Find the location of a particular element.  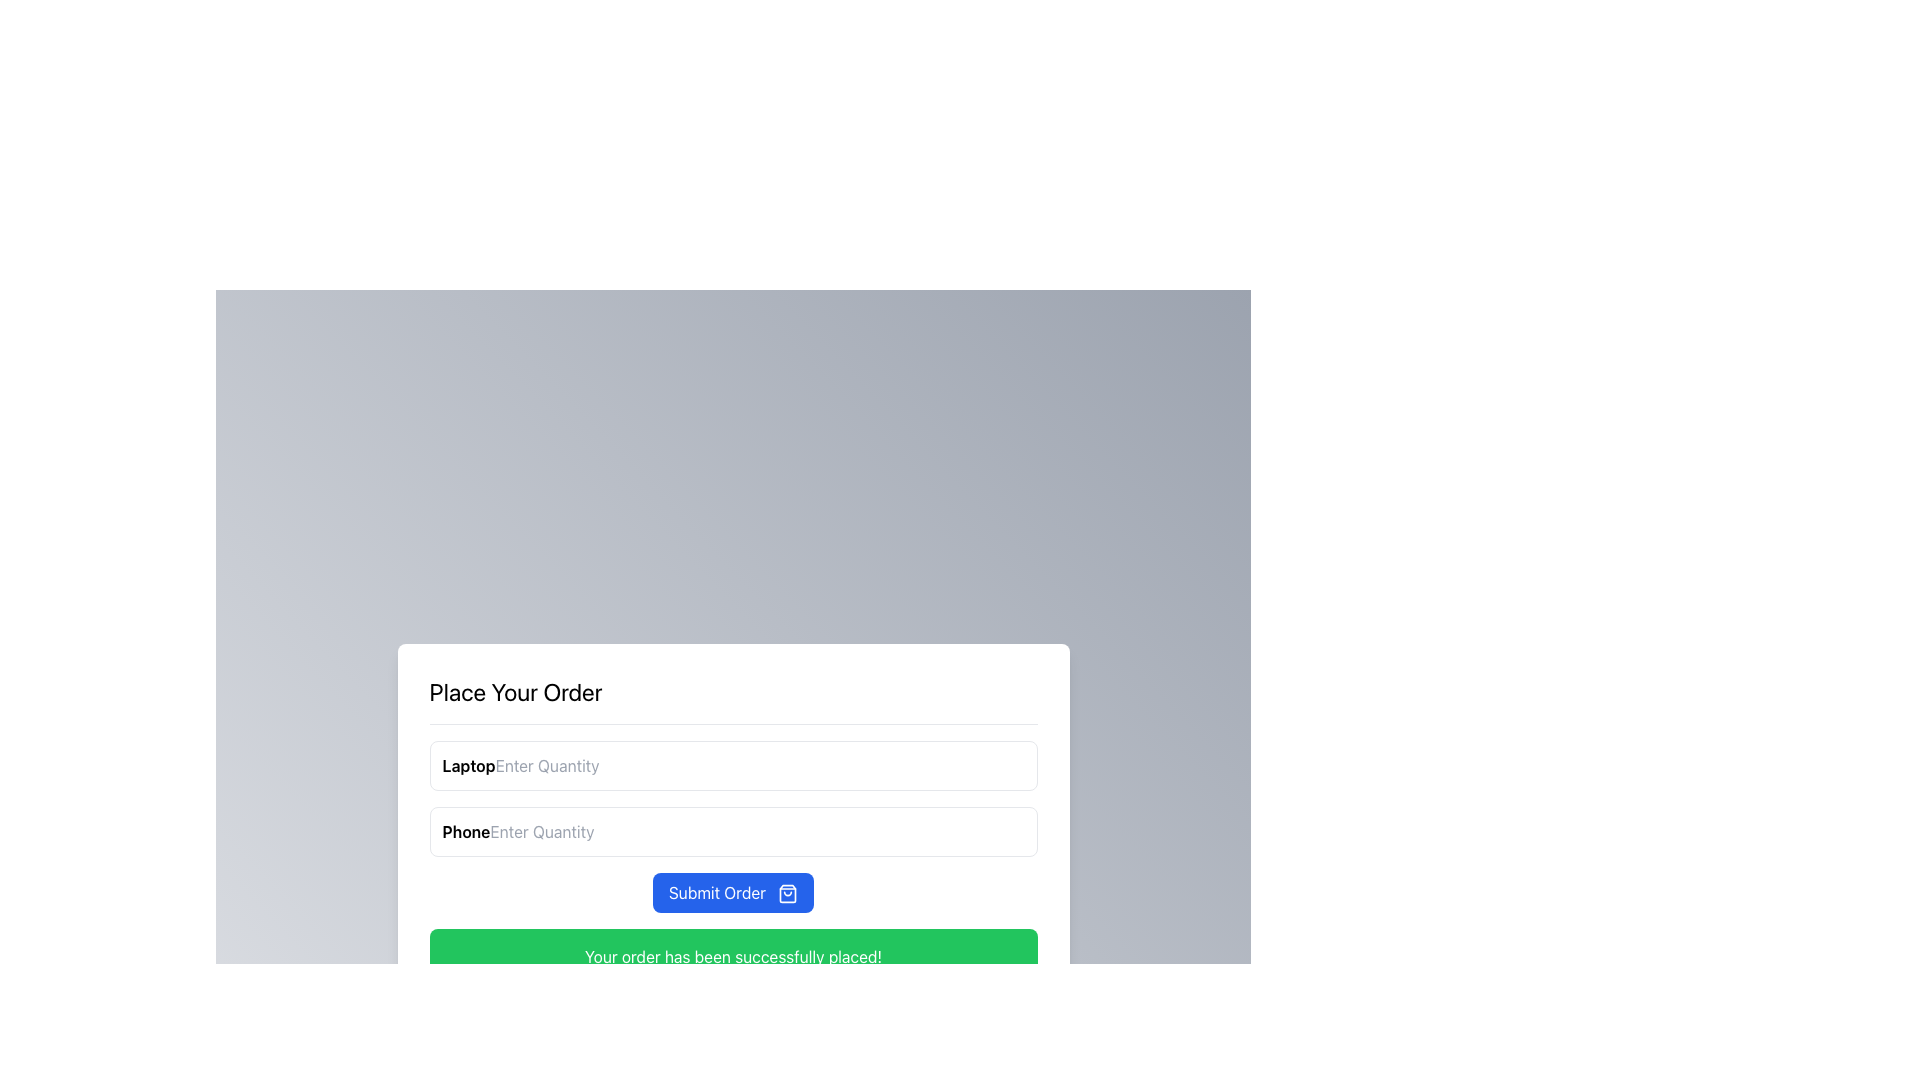

keyboard navigation is located at coordinates (576, 831).